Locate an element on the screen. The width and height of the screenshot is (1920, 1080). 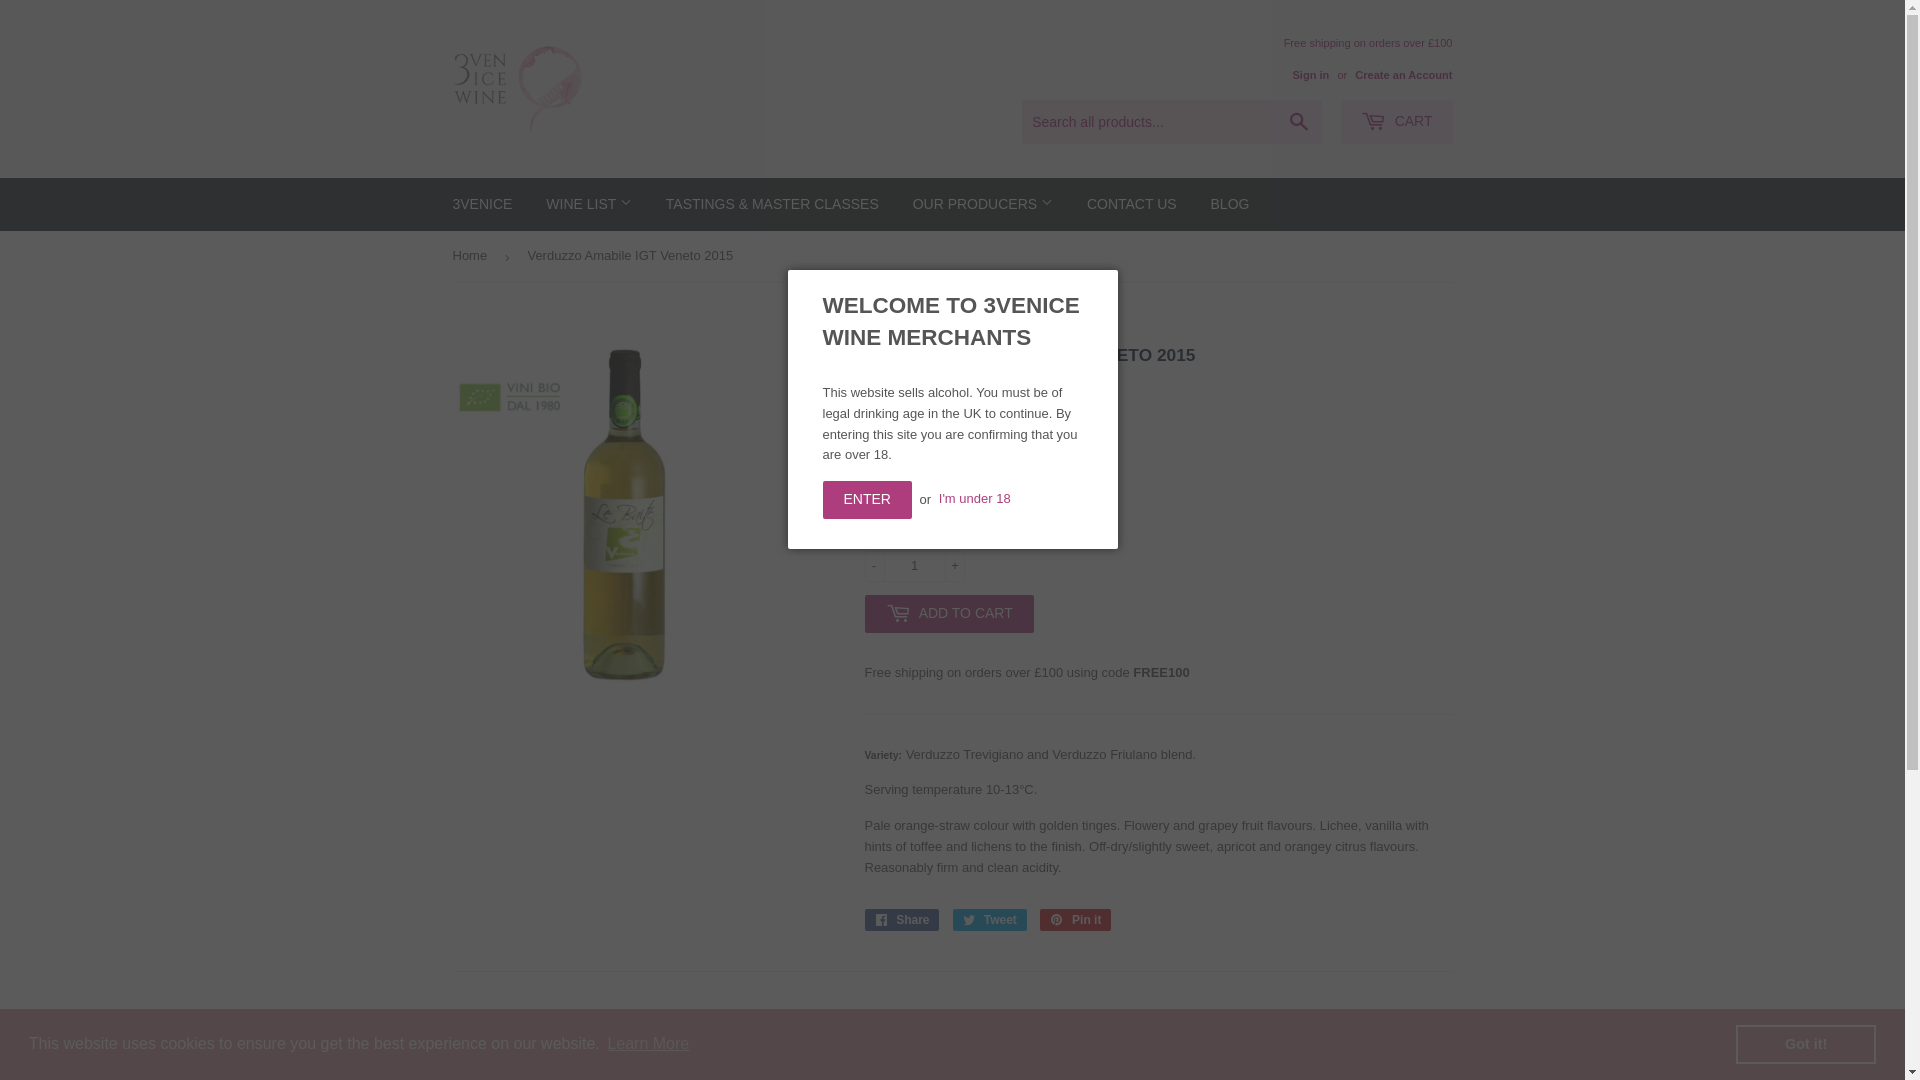
'Share is located at coordinates (900, 920).